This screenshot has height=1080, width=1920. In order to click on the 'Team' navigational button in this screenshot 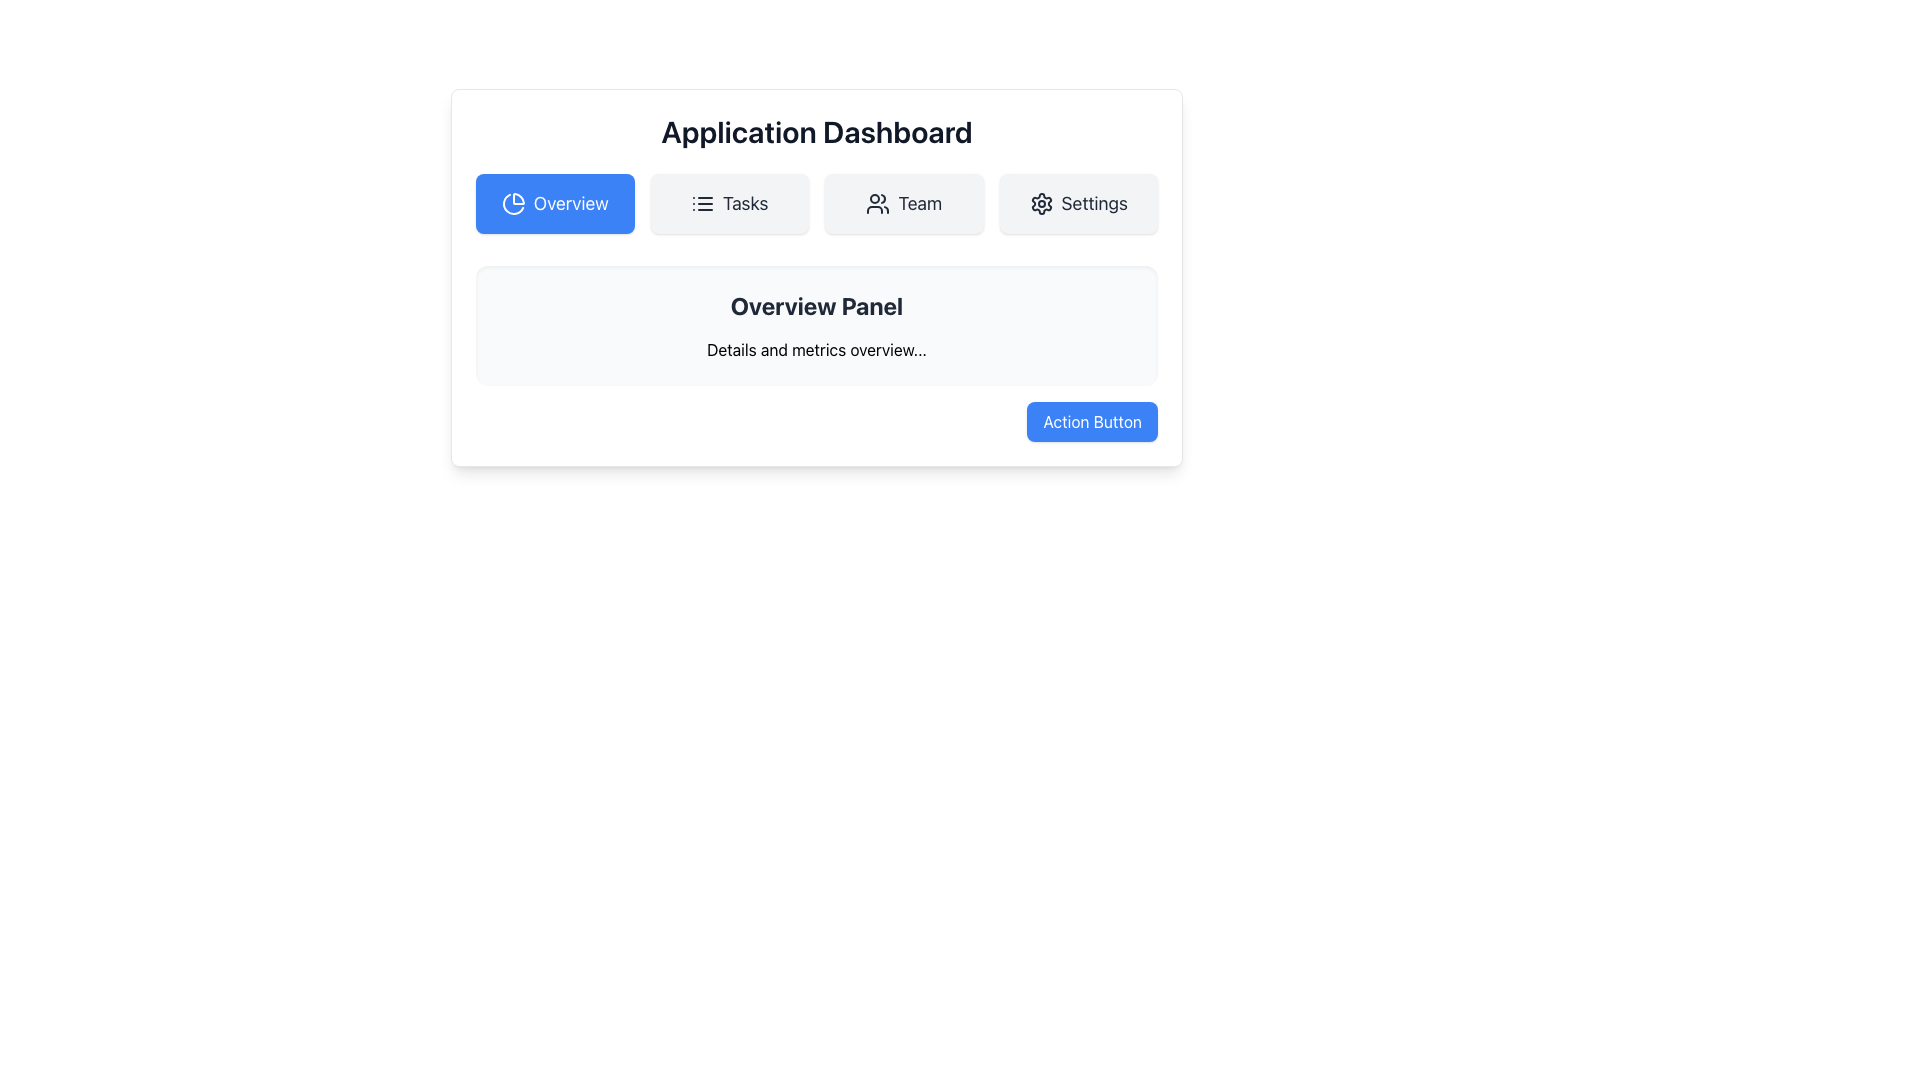, I will do `click(903, 204)`.